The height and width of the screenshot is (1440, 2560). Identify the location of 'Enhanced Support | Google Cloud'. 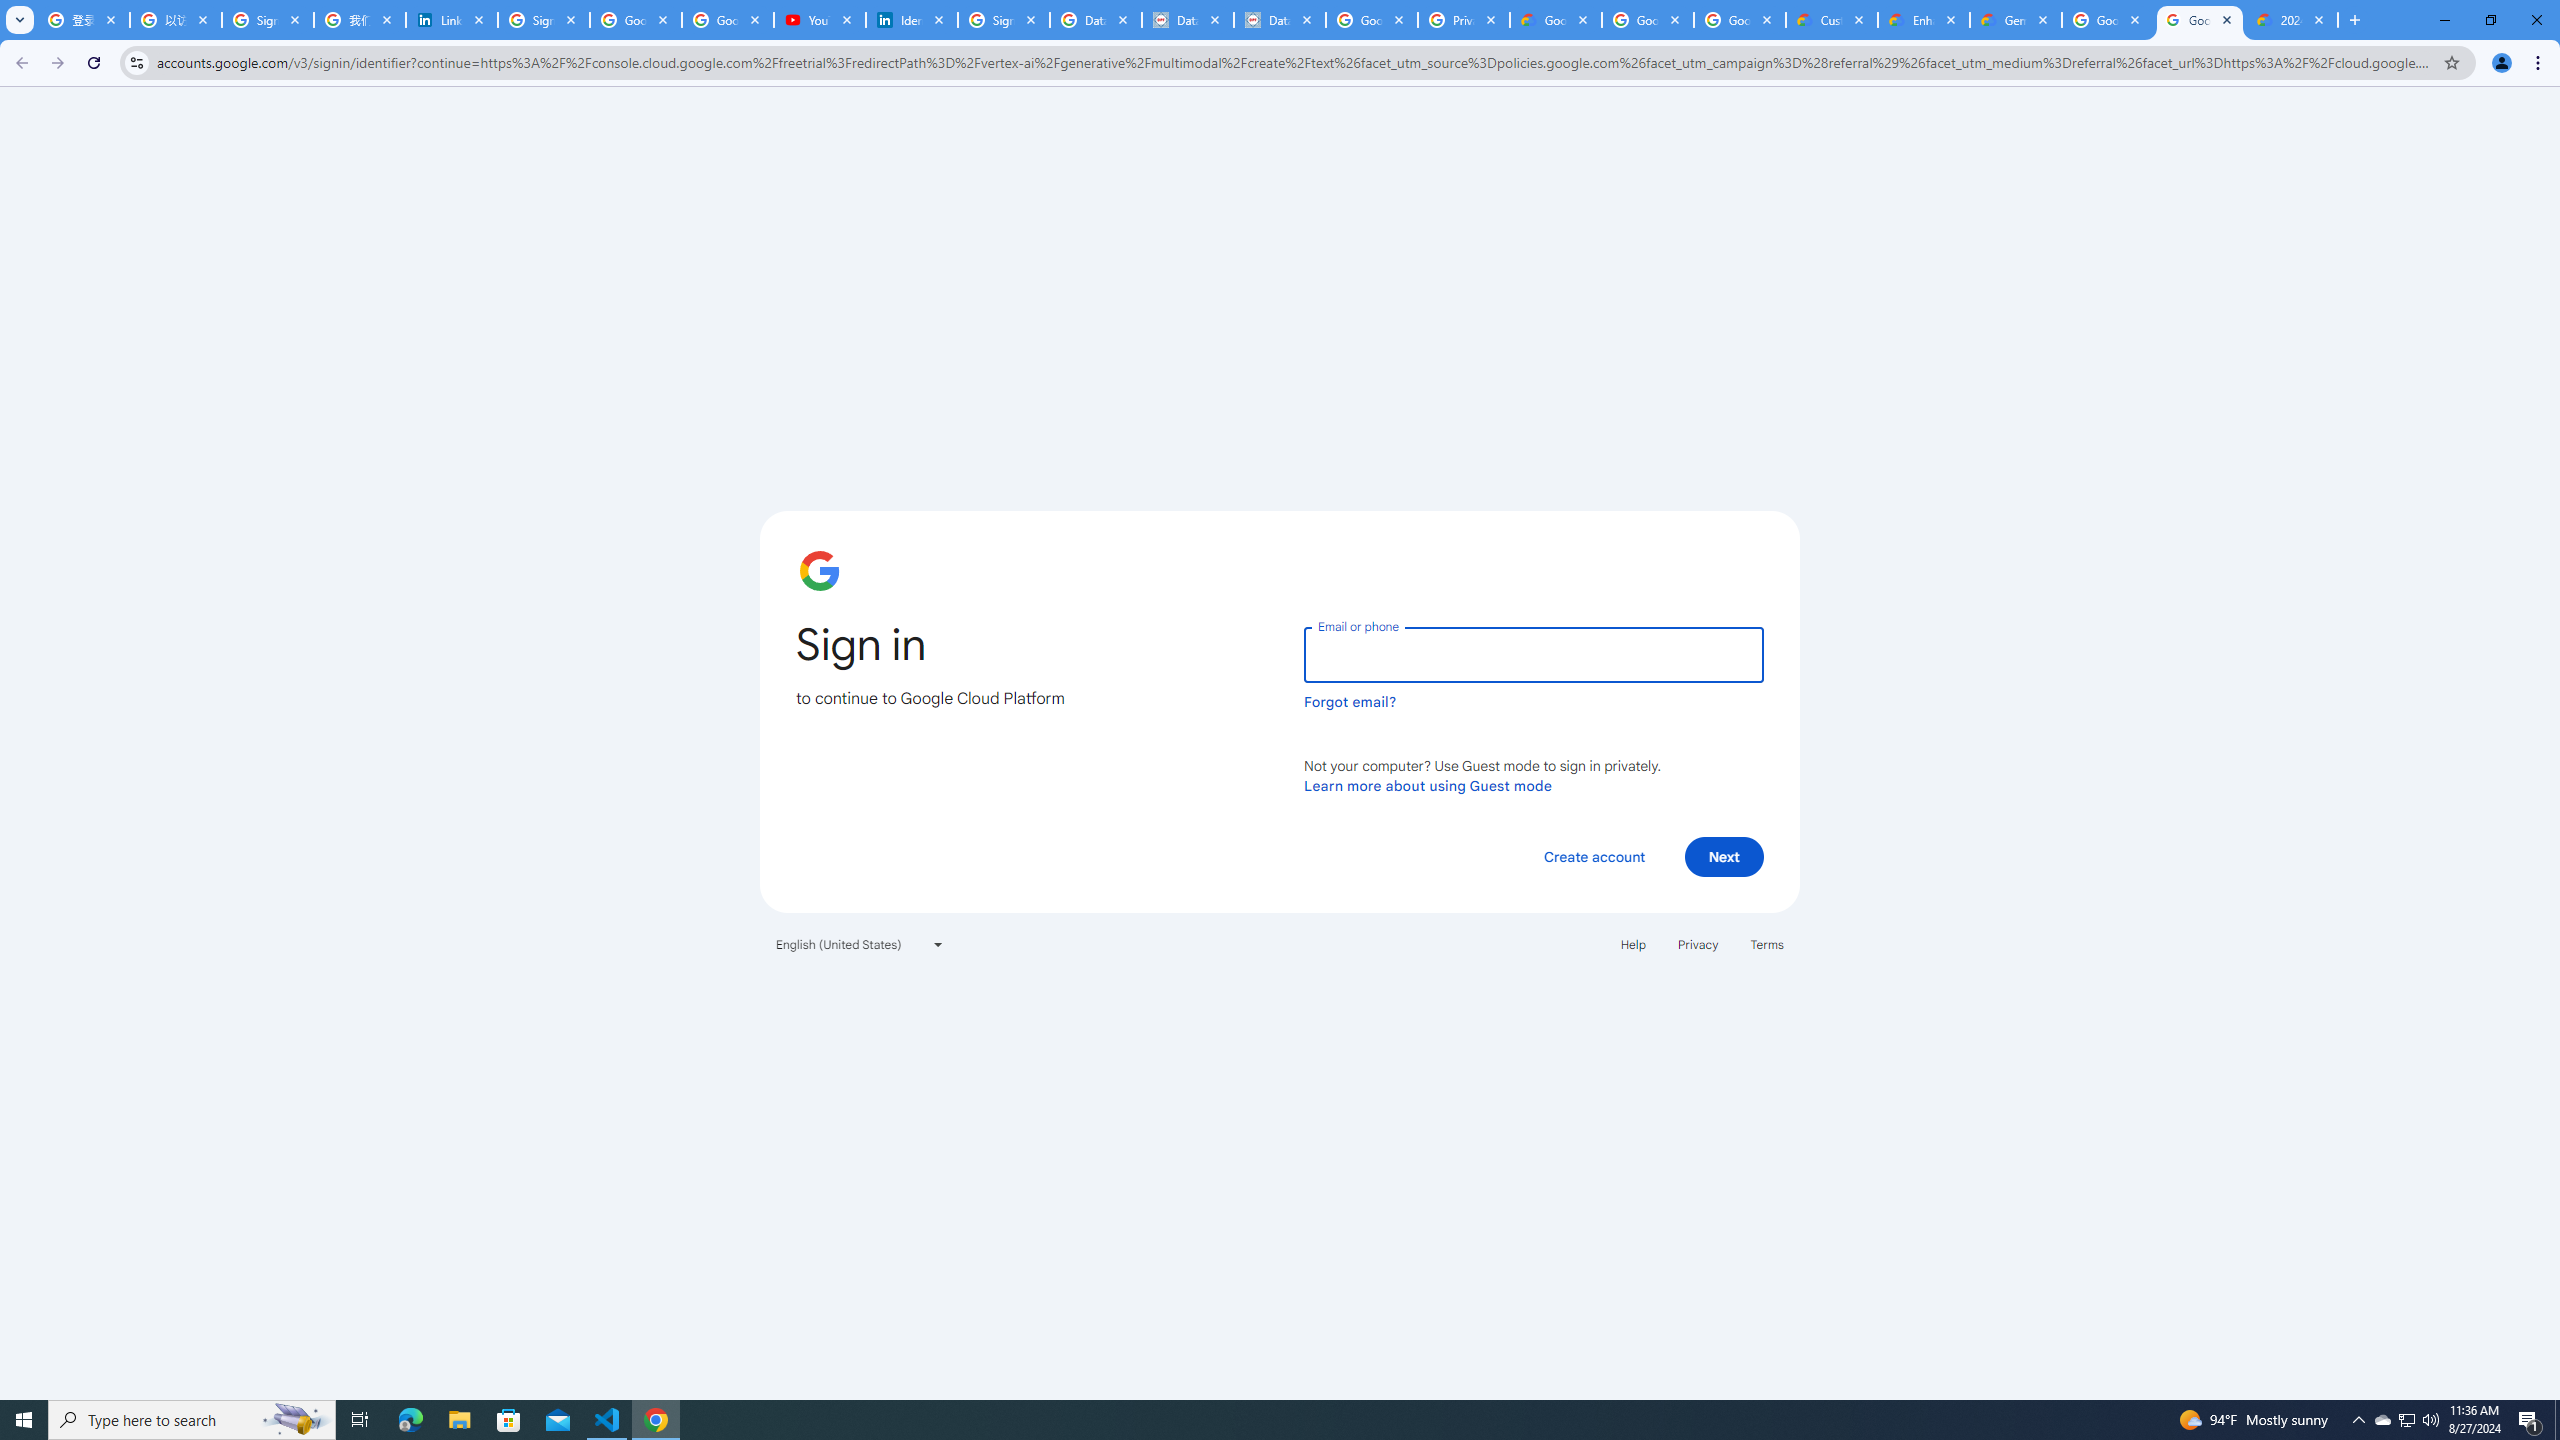
(1923, 19).